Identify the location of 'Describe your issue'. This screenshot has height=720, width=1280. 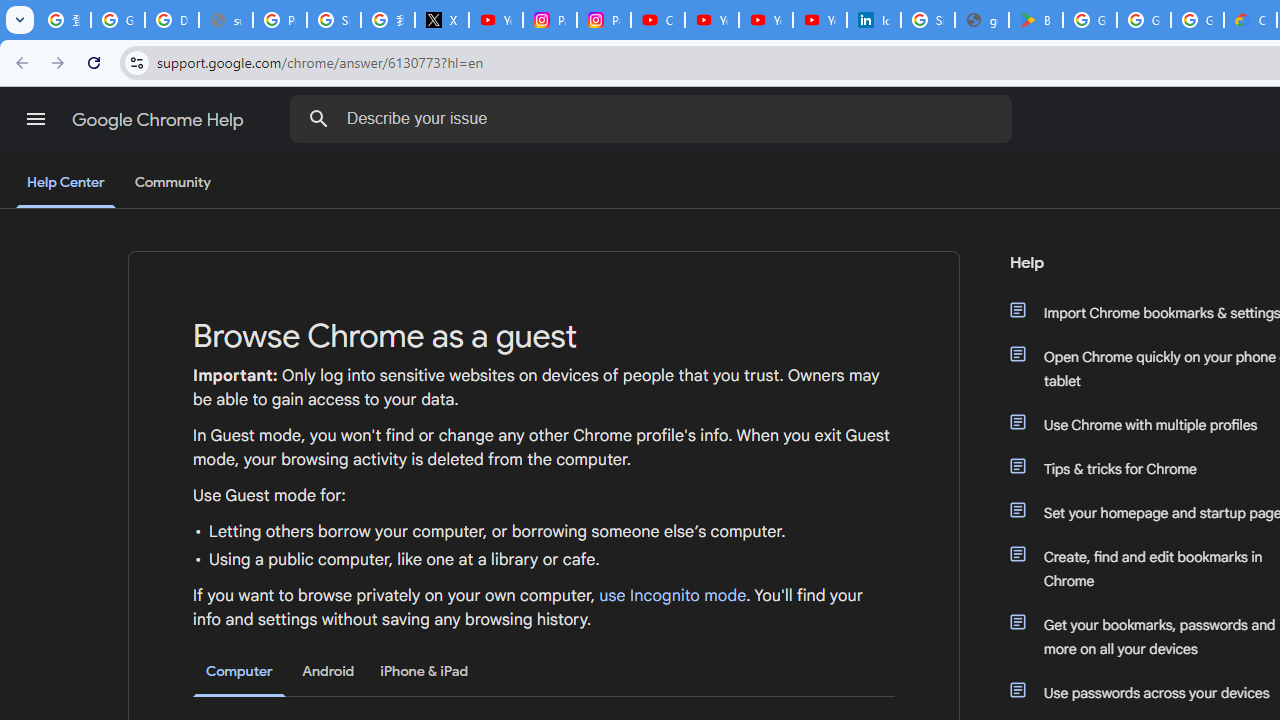
(654, 118).